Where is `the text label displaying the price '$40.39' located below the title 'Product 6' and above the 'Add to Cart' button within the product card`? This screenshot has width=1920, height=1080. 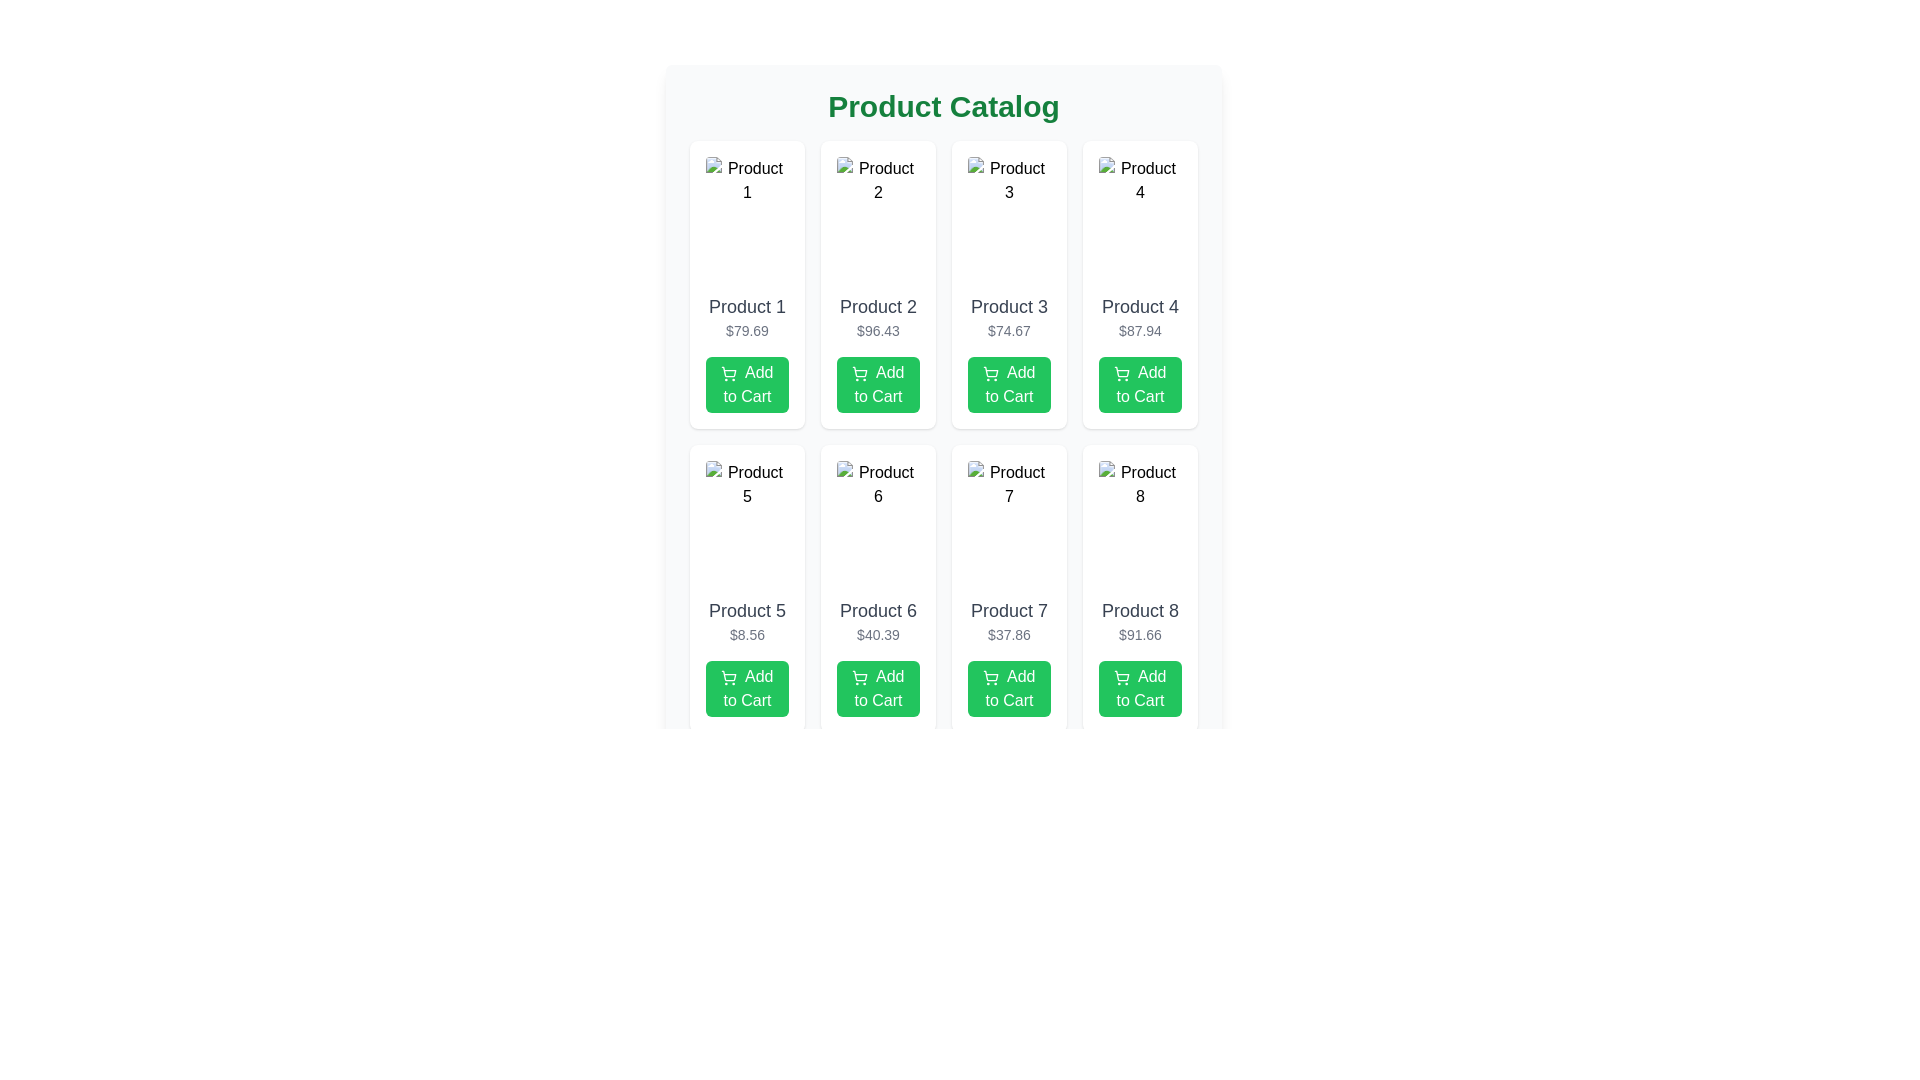 the text label displaying the price '$40.39' located below the title 'Product 6' and above the 'Add to Cart' button within the product card is located at coordinates (878, 635).